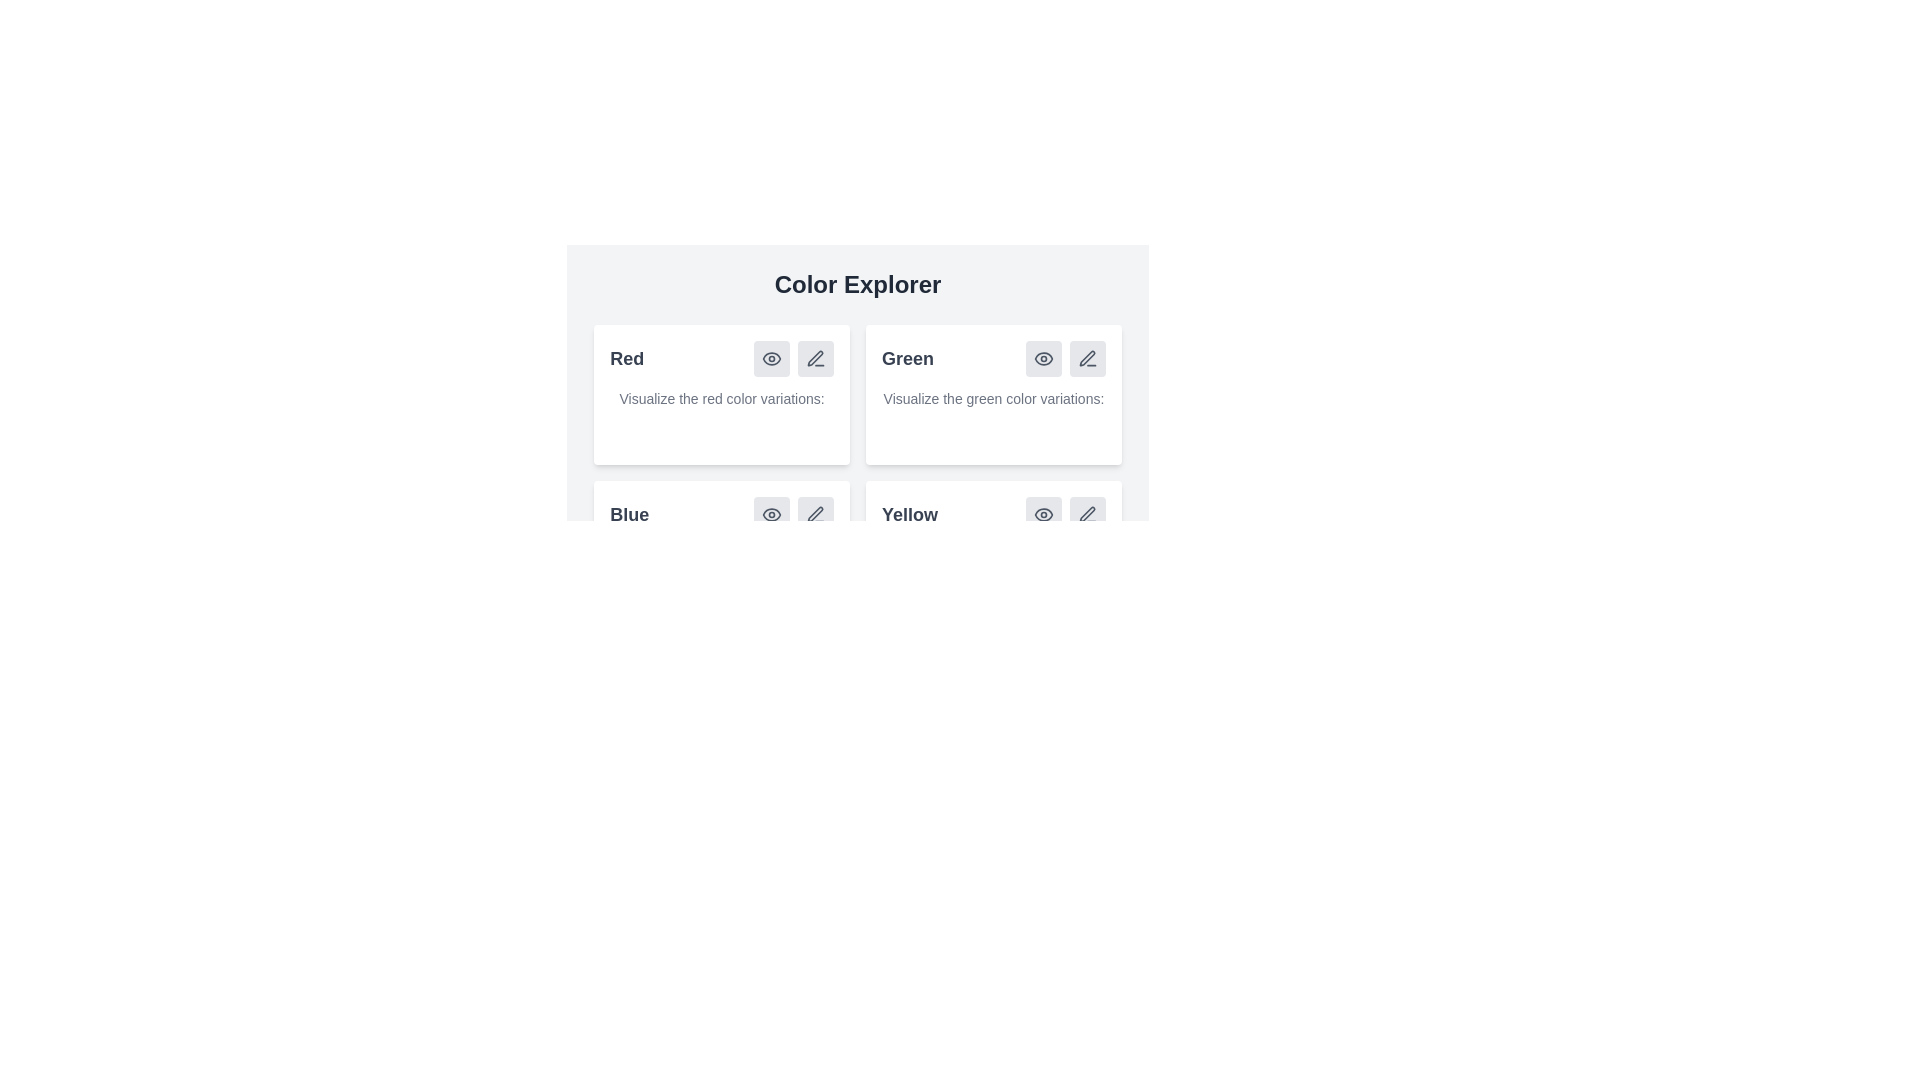  I want to click on the button with an eye icon, which is located to the right of the 'Yellow' color section in the 'Color Explorer' interface, so click(1042, 514).